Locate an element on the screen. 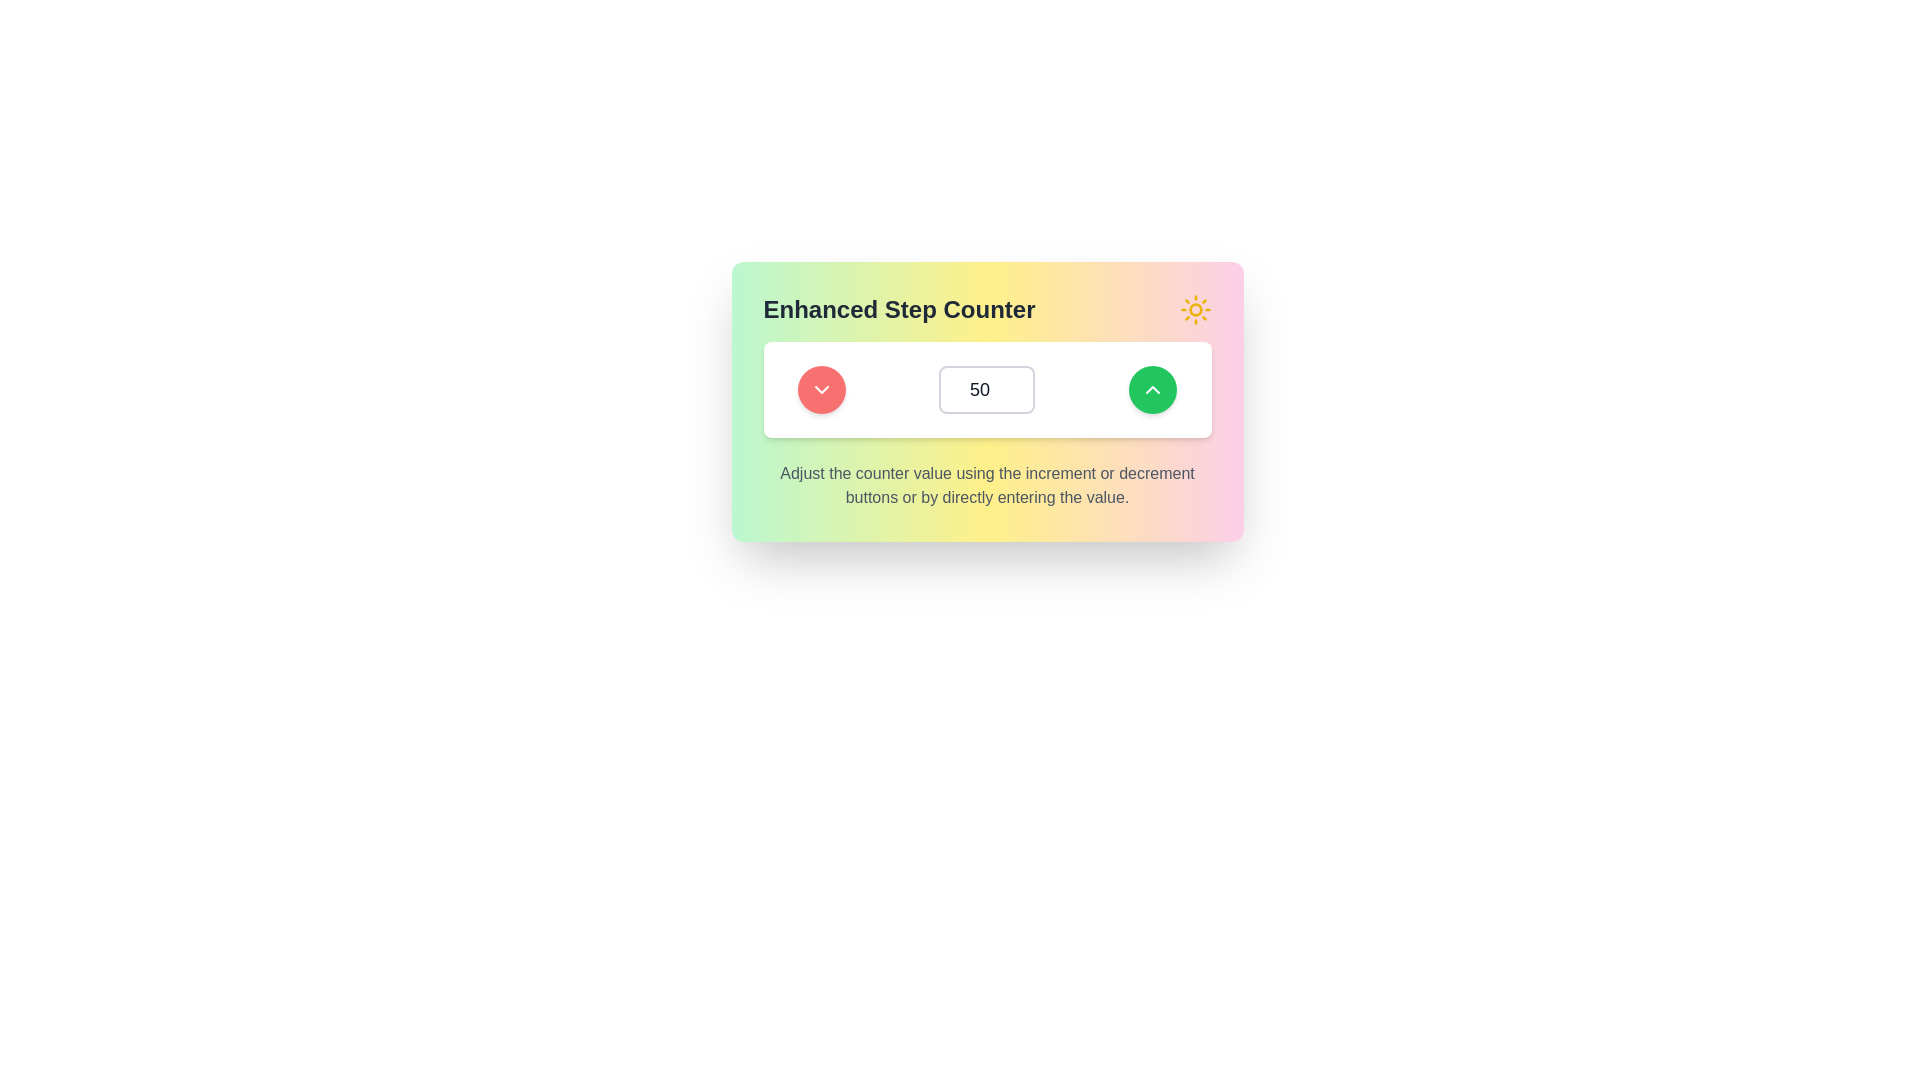  the circular green button with a white upward-facing chevron icon to increment the counter is located at coordinates (1152, 389).